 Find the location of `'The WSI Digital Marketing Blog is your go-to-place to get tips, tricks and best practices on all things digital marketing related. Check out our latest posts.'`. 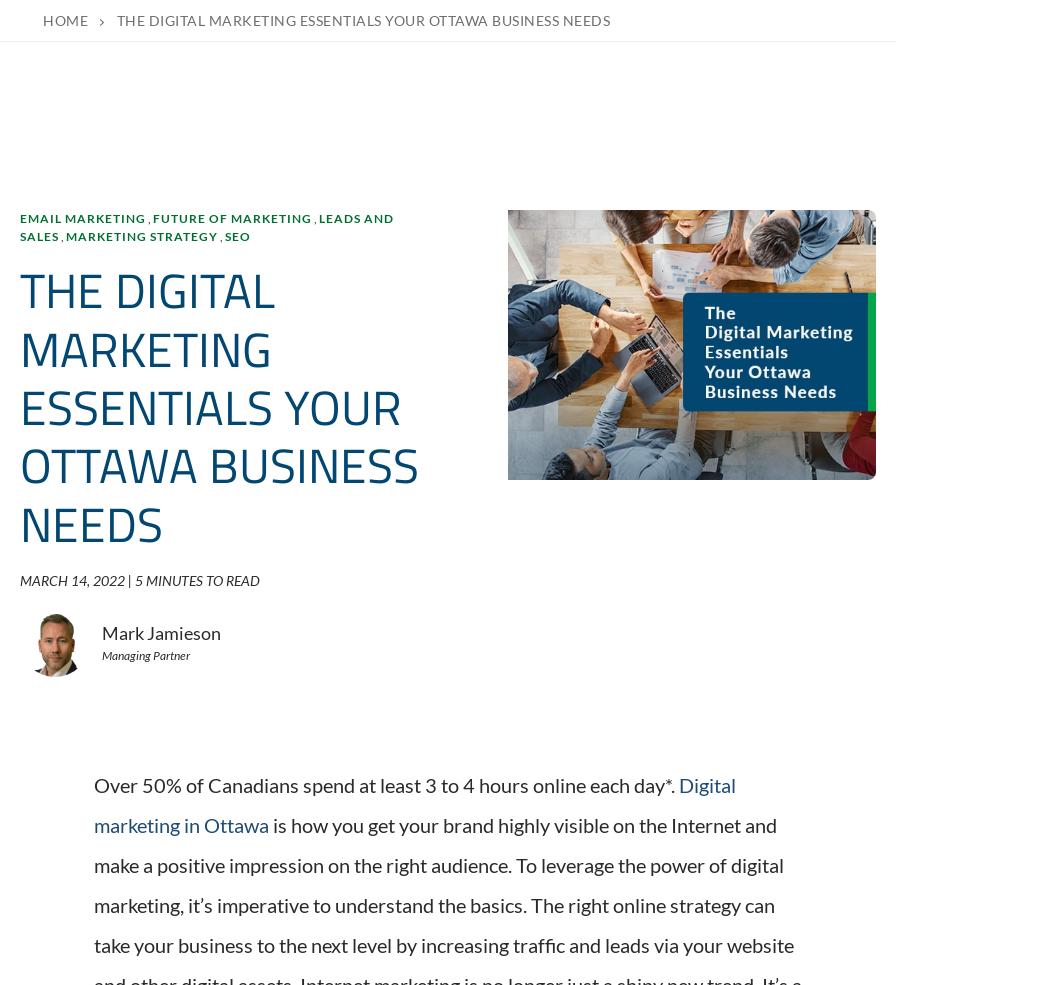

'The WSI Digital Marketing Blog is your go-to-place to get tips, tricks and best practices on all things digital marketing related. Check out our latest posts.' is located at coordinates (500, 151).